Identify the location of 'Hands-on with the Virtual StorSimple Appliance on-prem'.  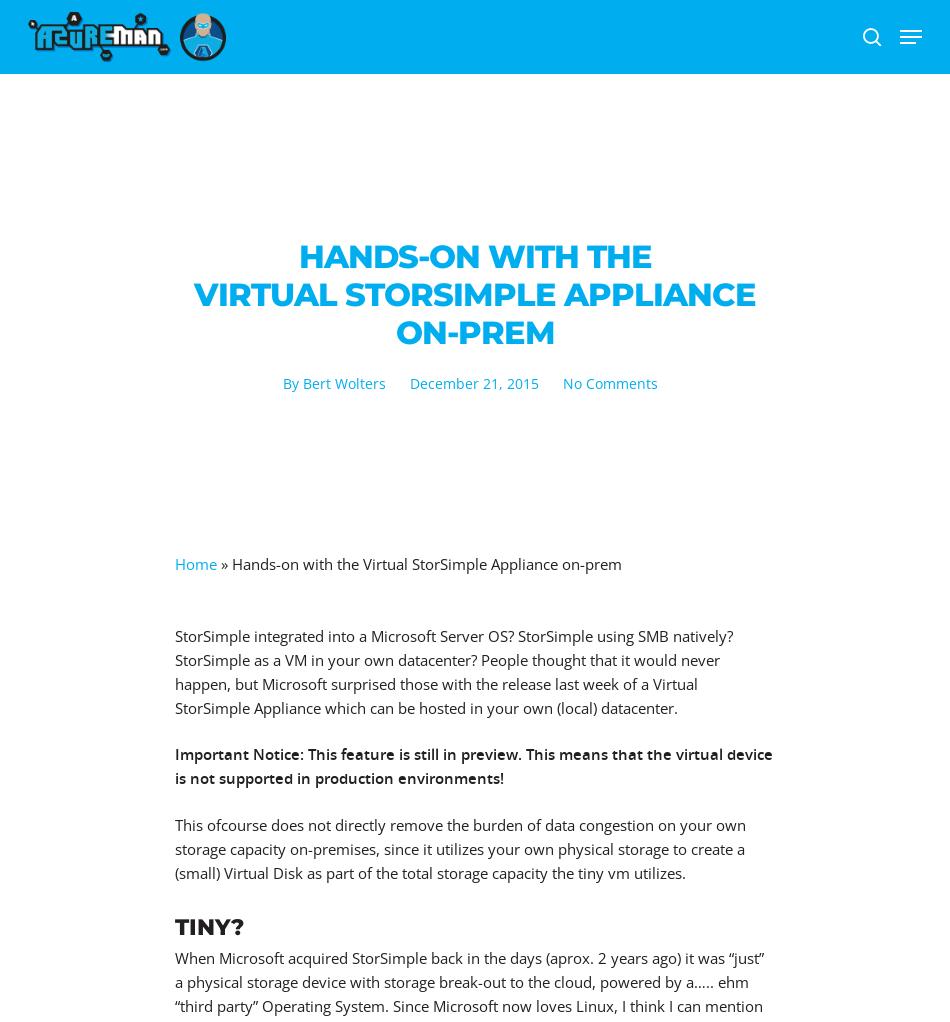
(426, 564).